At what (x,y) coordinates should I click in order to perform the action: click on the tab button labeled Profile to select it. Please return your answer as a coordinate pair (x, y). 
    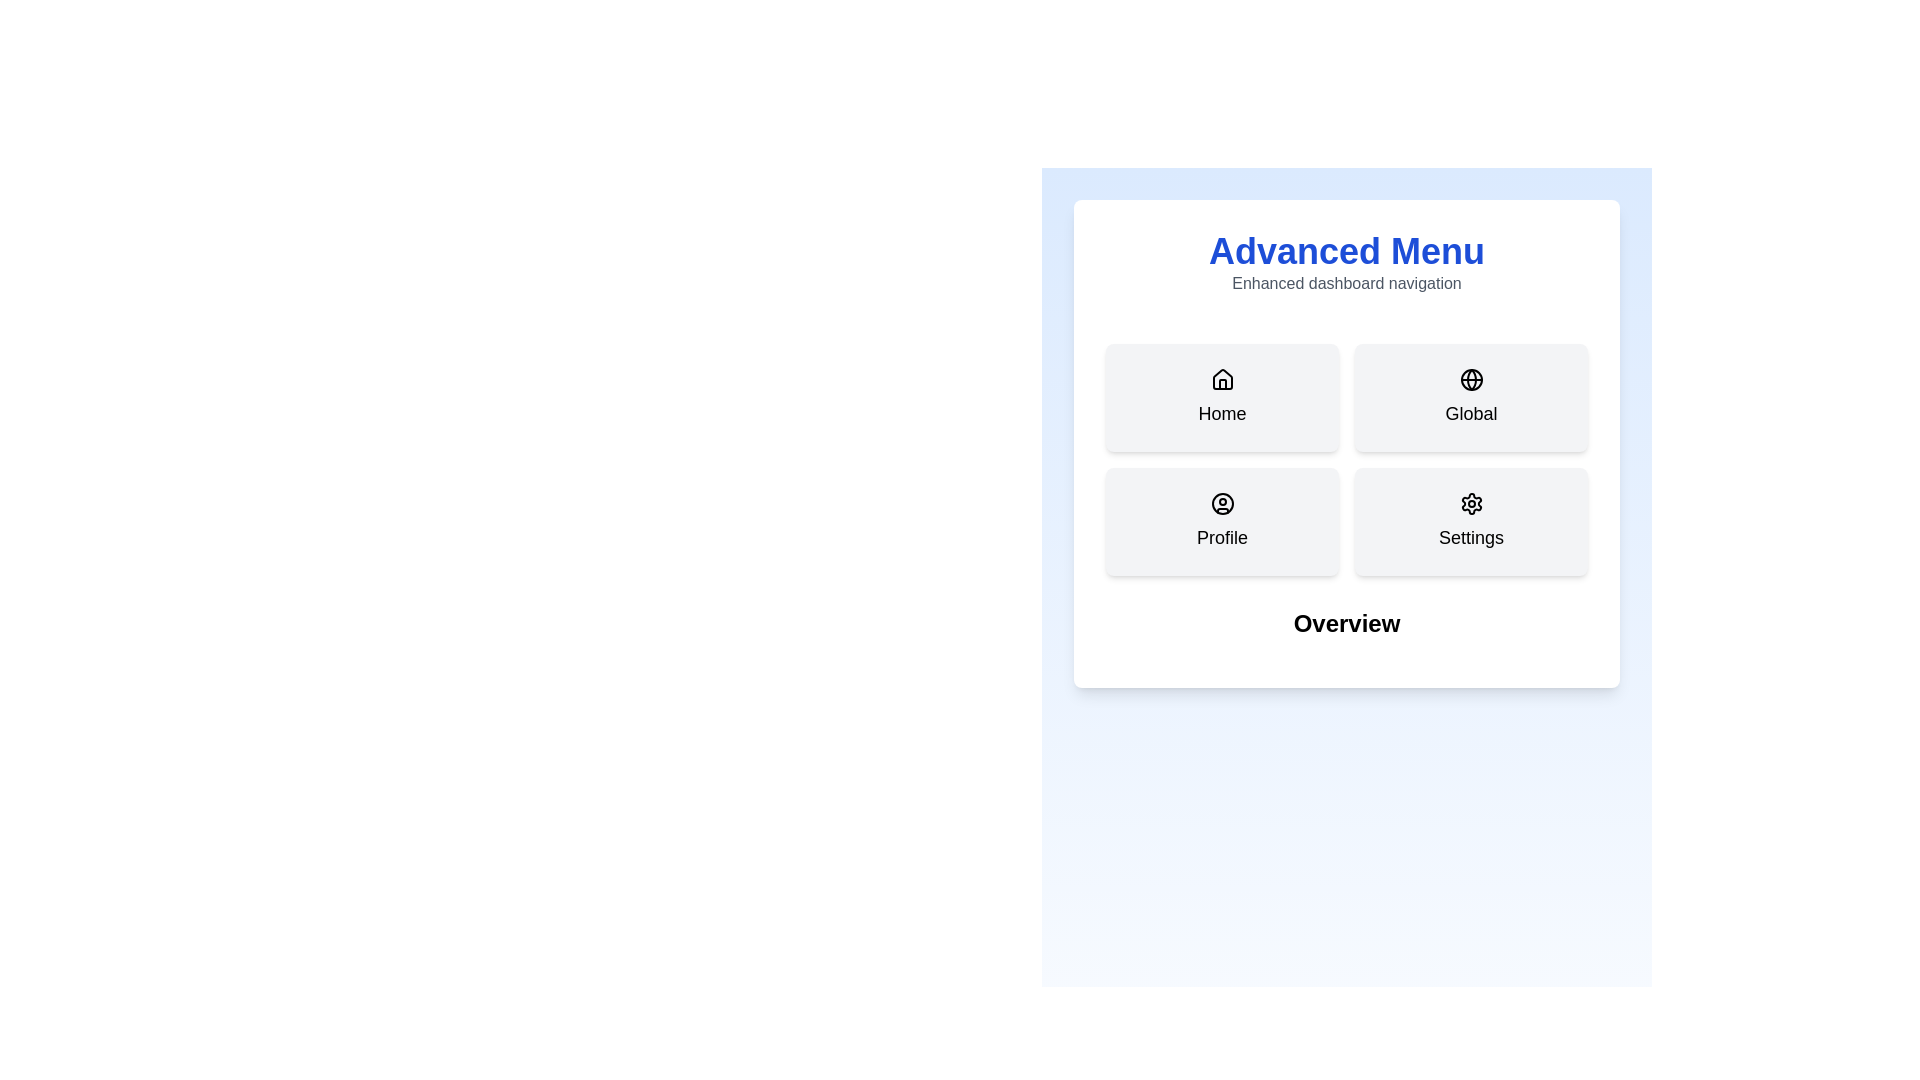
    Looking at the image, I should click on (1221, 520).